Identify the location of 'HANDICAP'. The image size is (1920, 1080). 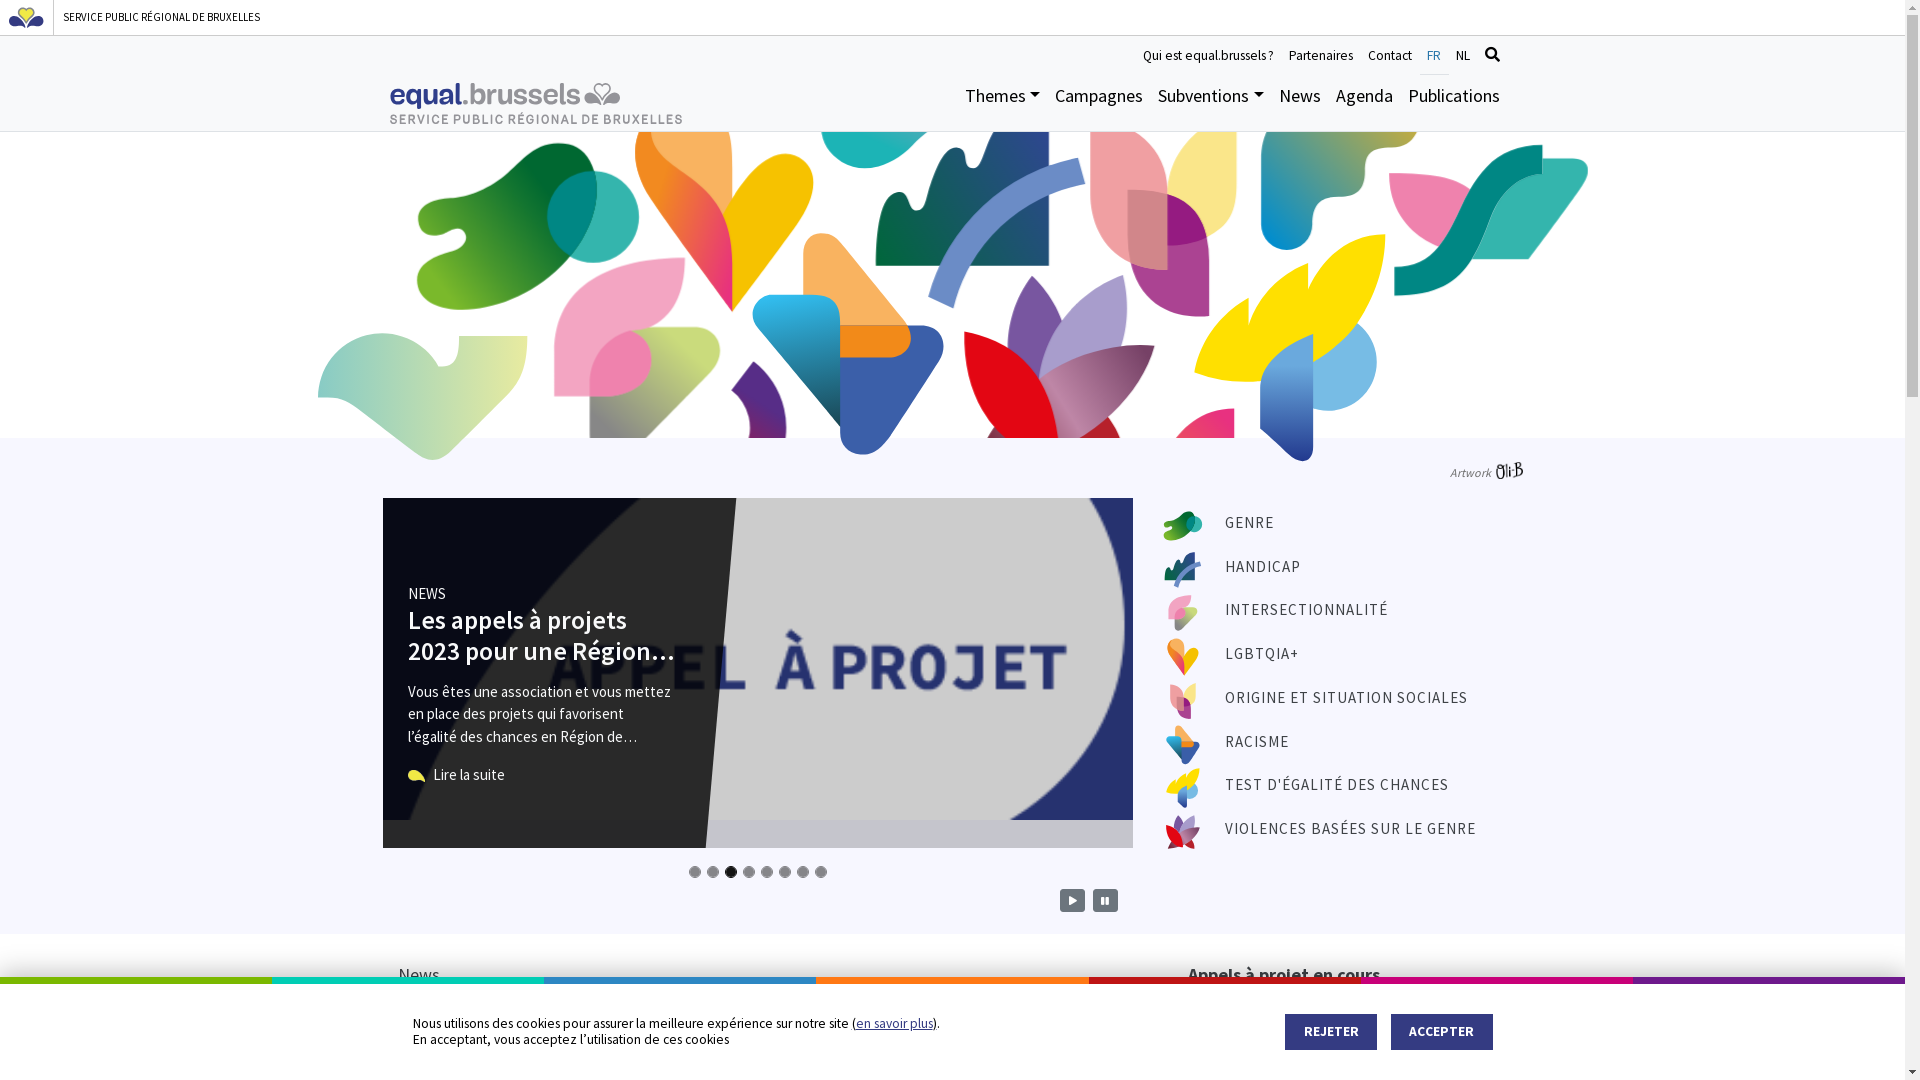
(1261, 566).